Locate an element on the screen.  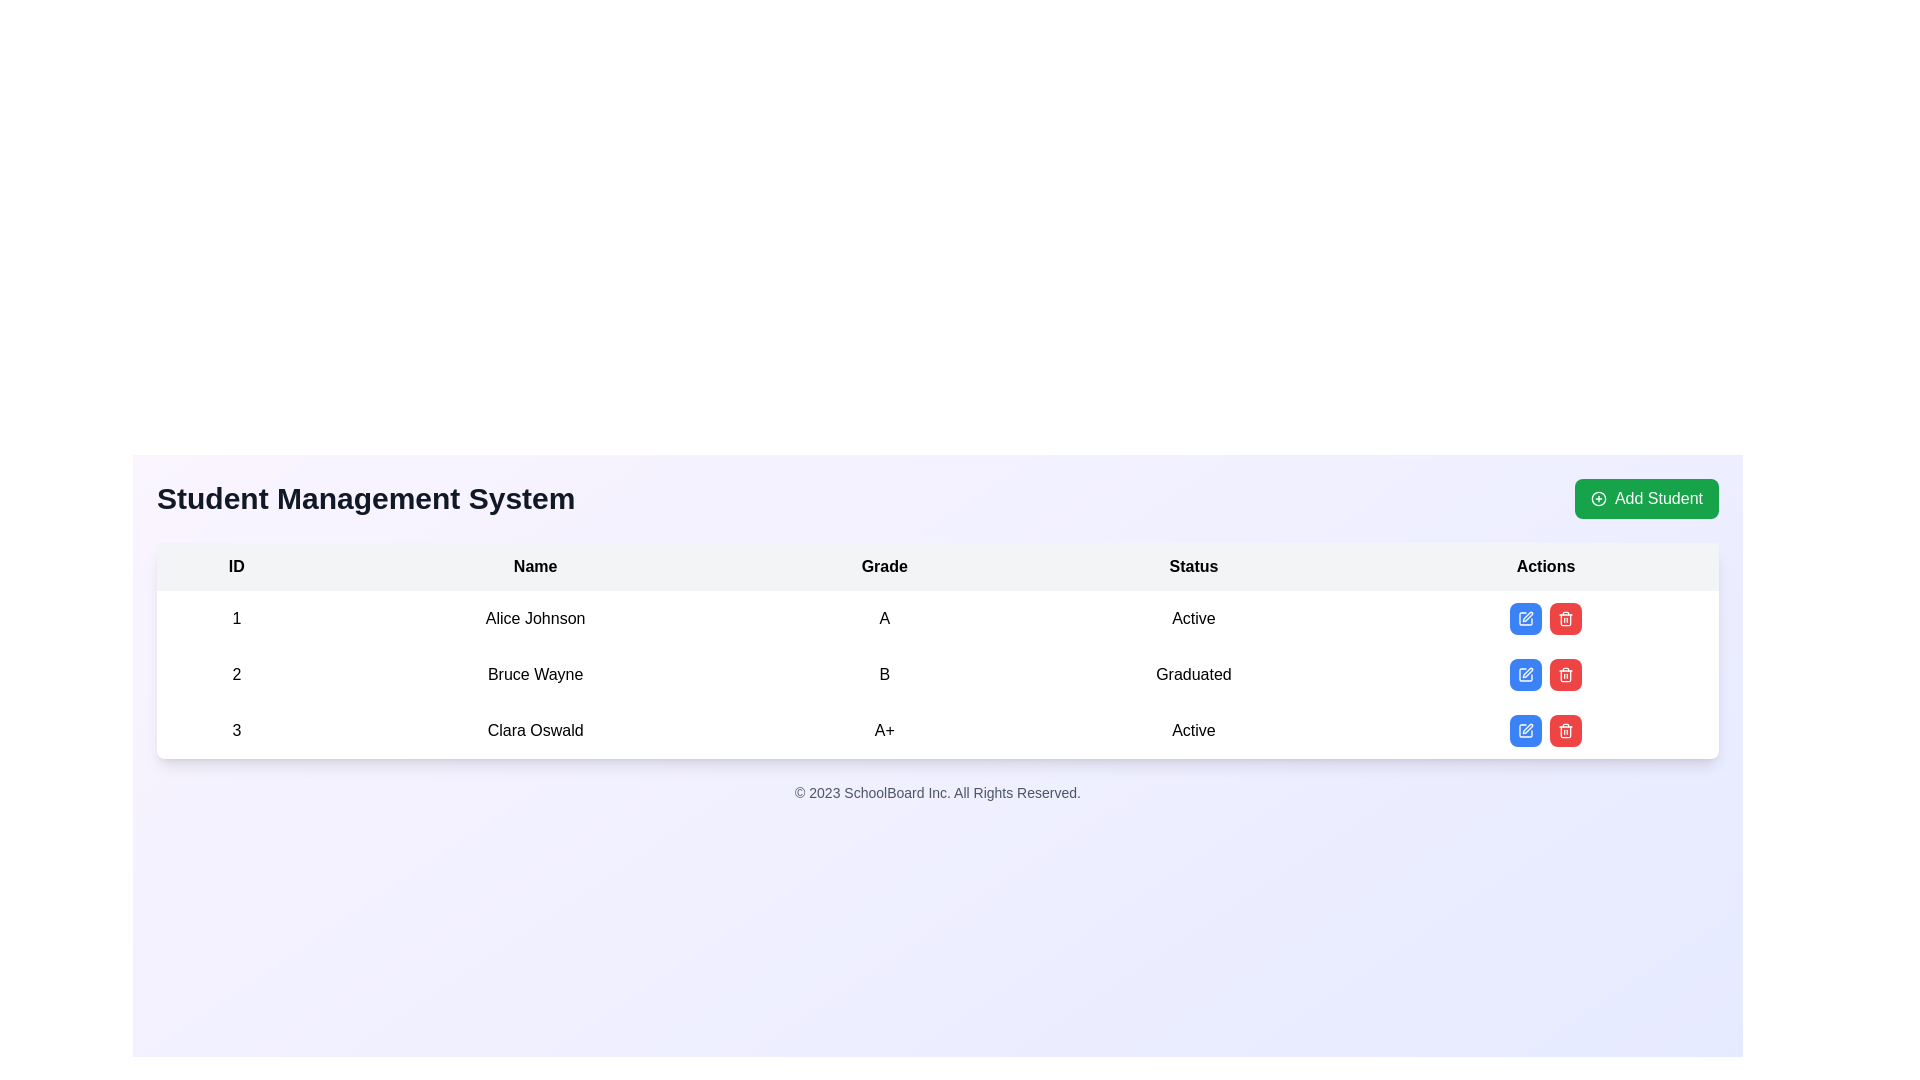
the main header text indicating the purpose of the student management page, located near the top-left corner of the layout is located at coordinates (366, 497).